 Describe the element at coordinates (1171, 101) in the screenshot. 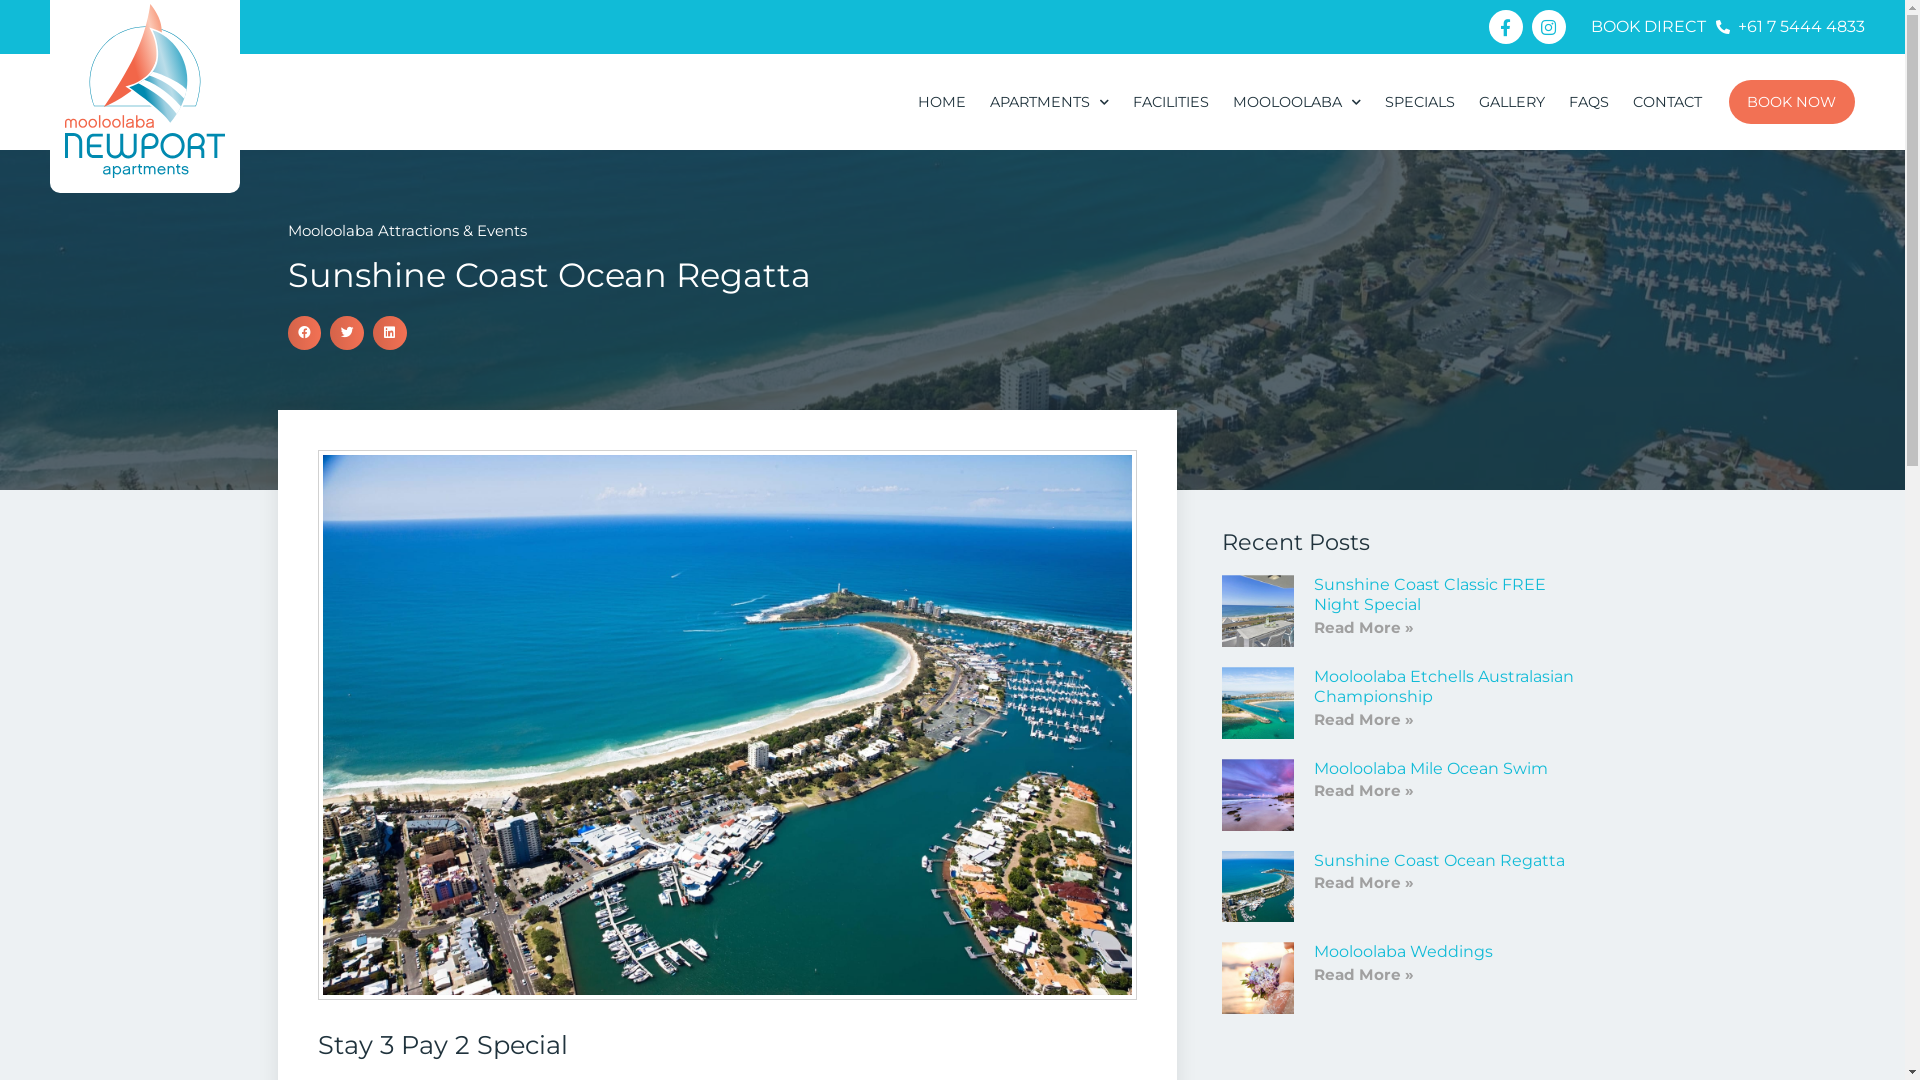

I see `'FACILITIES'` at that location.